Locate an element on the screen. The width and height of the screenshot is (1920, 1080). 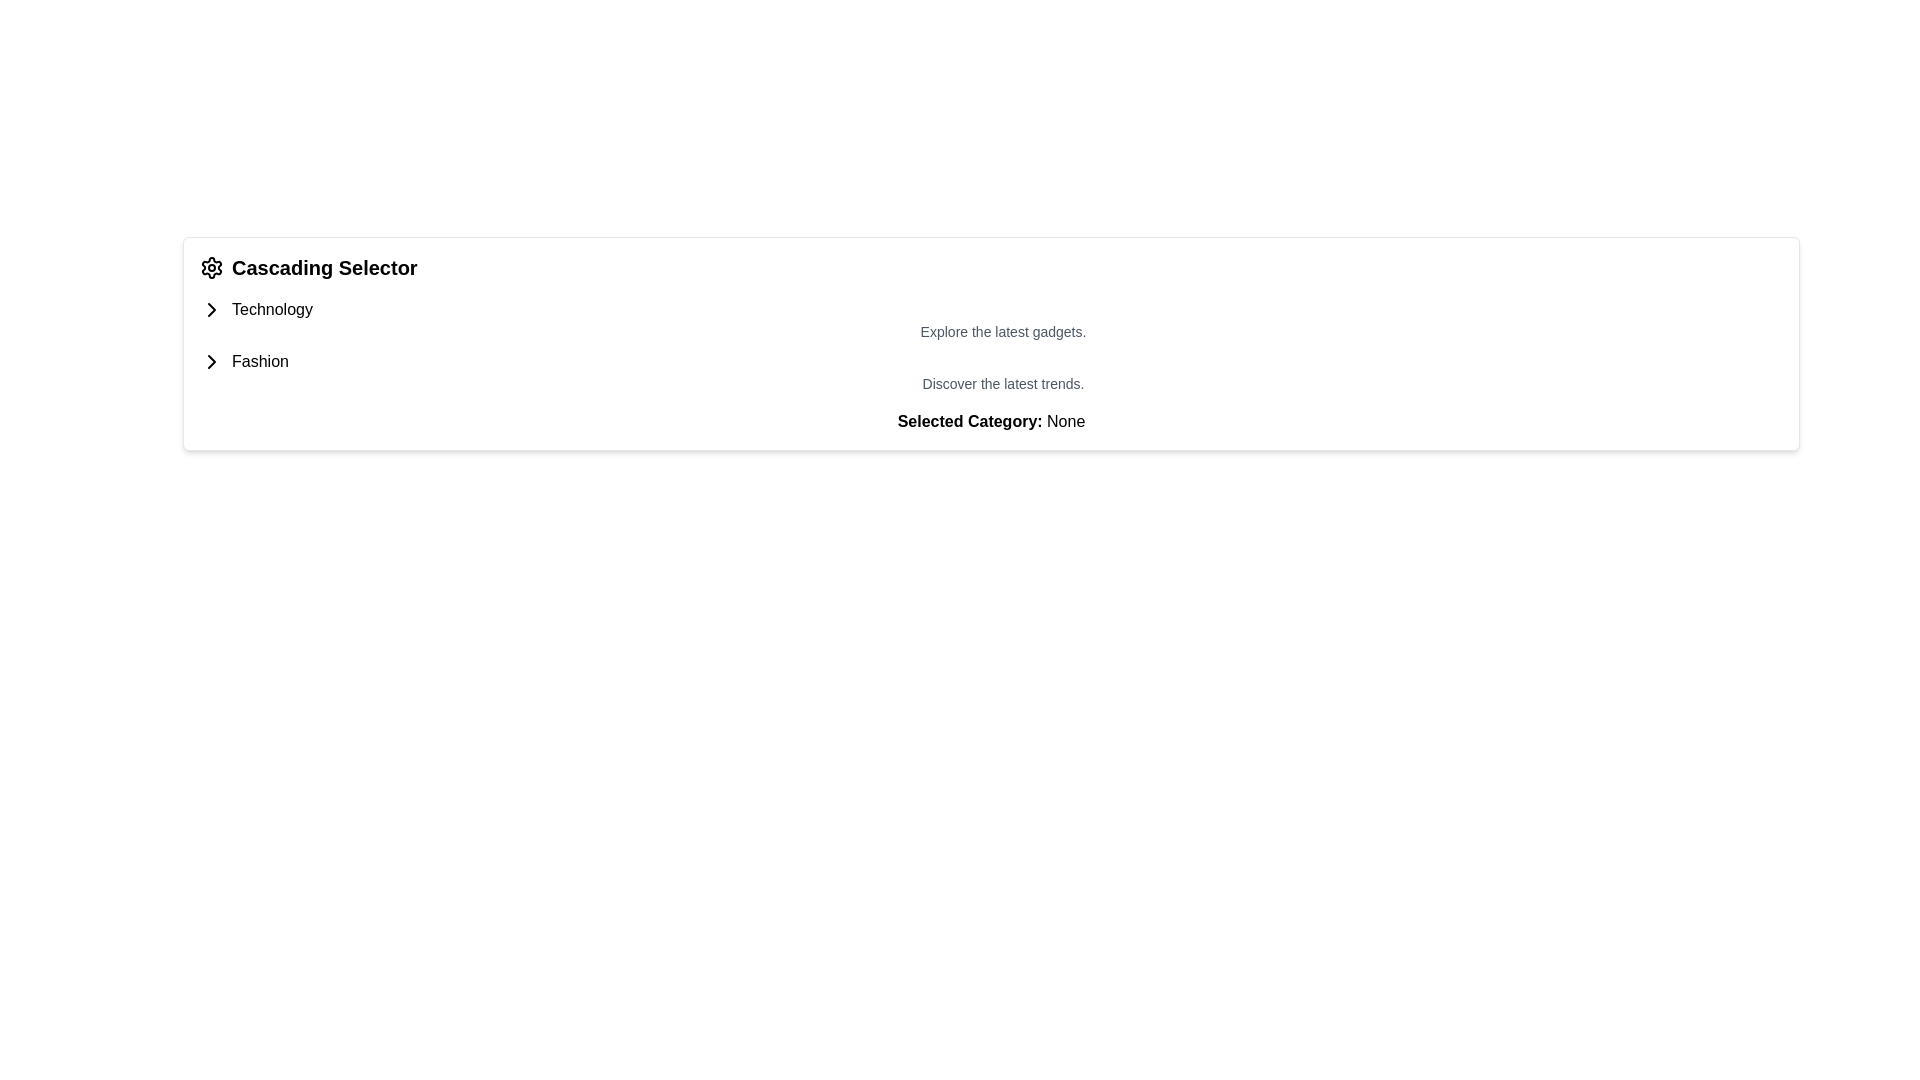
the rightward pointing chevron icon button located before the 'Fashion' item is located at coordinates (211, 362).